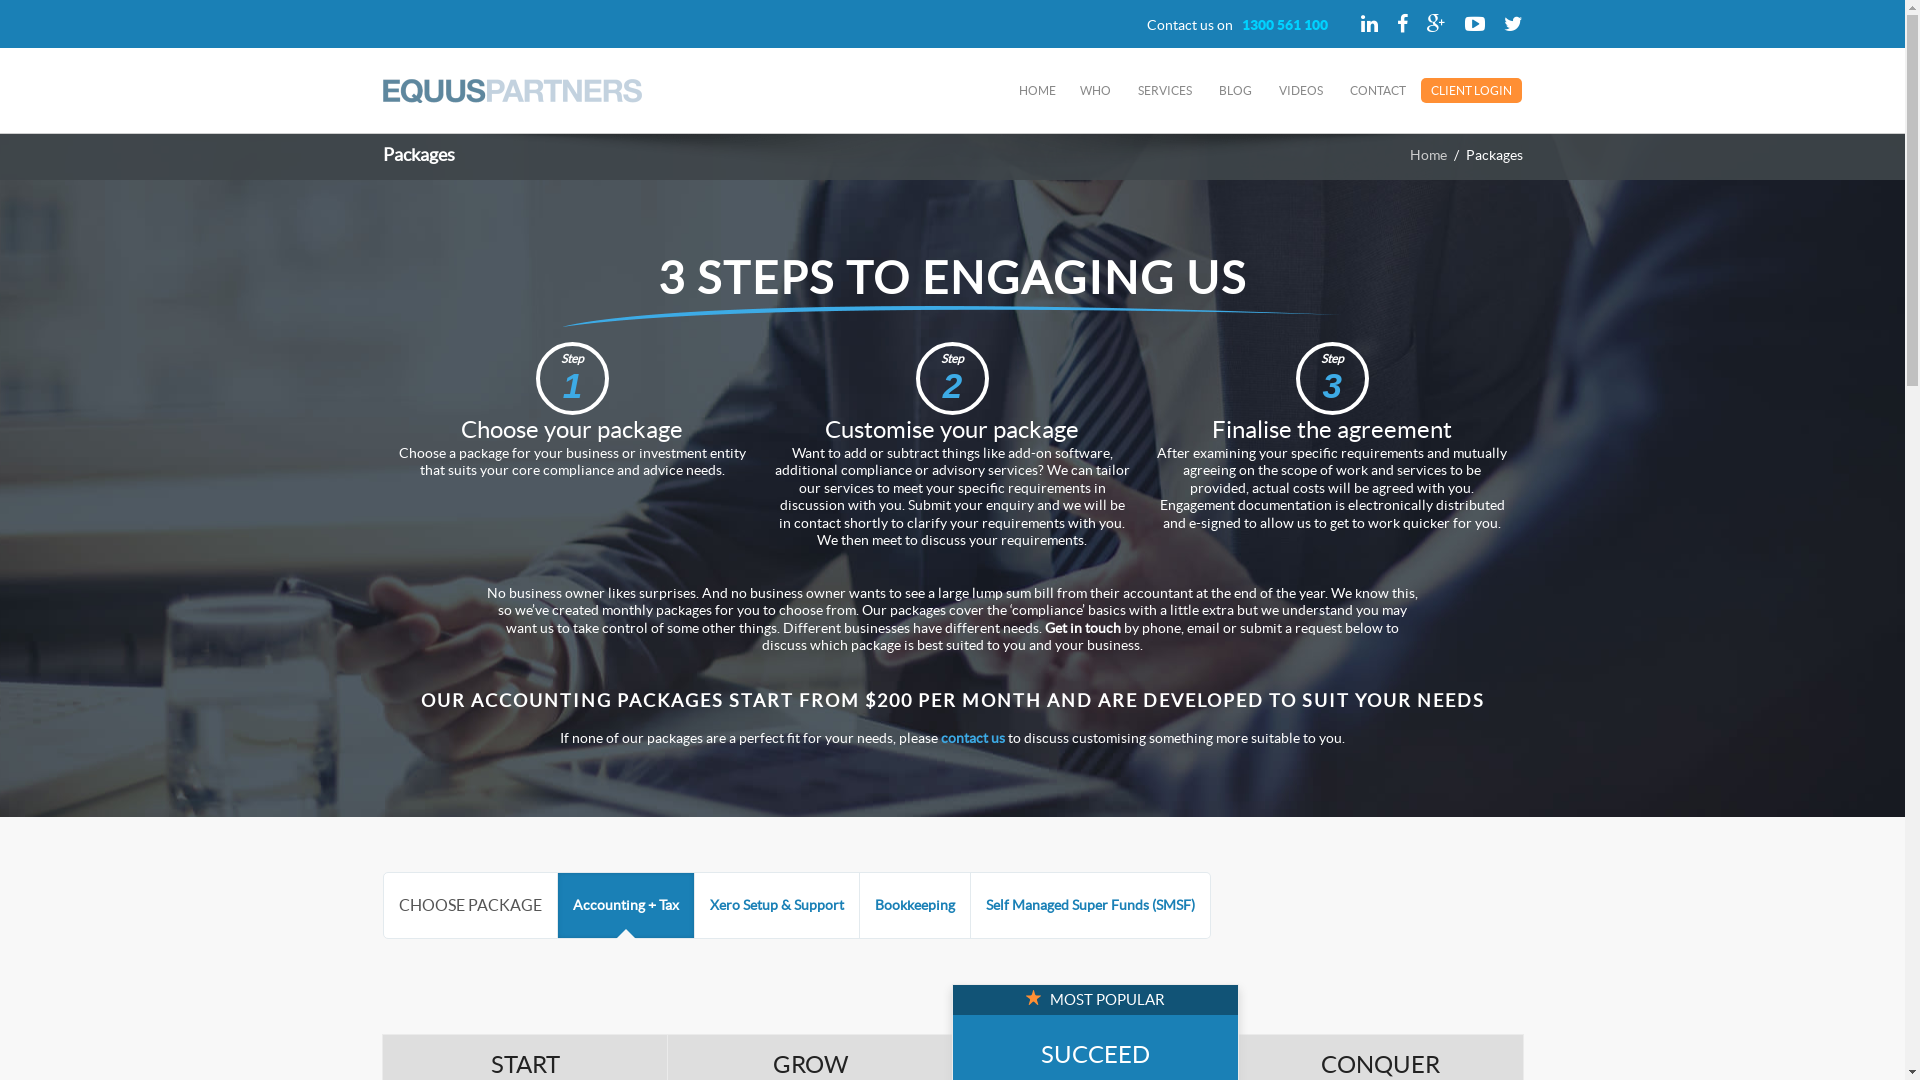 The width and height of the screenshot is (1920, 1080). What do you see at coordinates (1234, 90) in the screenshot?
I see `'BLOG'` at bounding box center [1234, 90].